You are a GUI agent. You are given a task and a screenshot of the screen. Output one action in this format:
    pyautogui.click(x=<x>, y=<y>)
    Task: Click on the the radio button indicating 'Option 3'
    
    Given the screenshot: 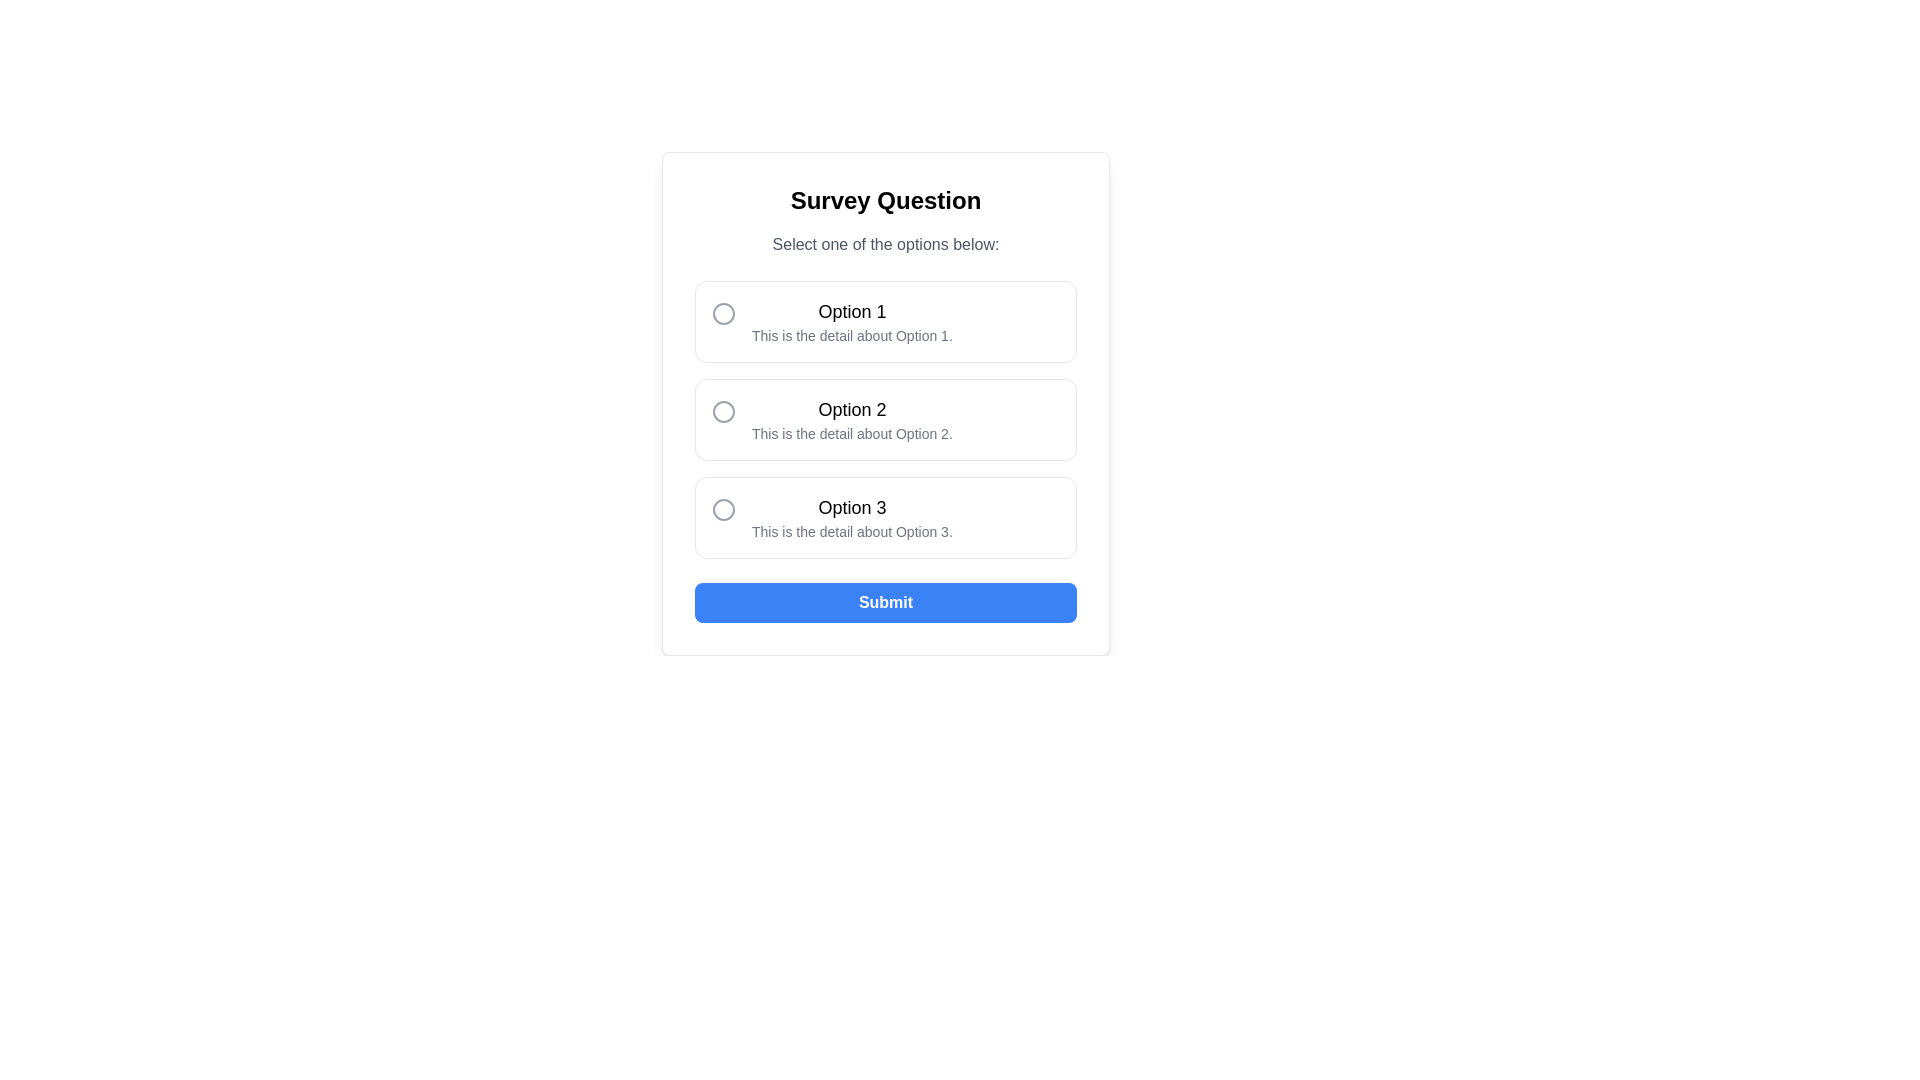 What is the action you would take?
    pyautogui.click(x=723, y=508)
    